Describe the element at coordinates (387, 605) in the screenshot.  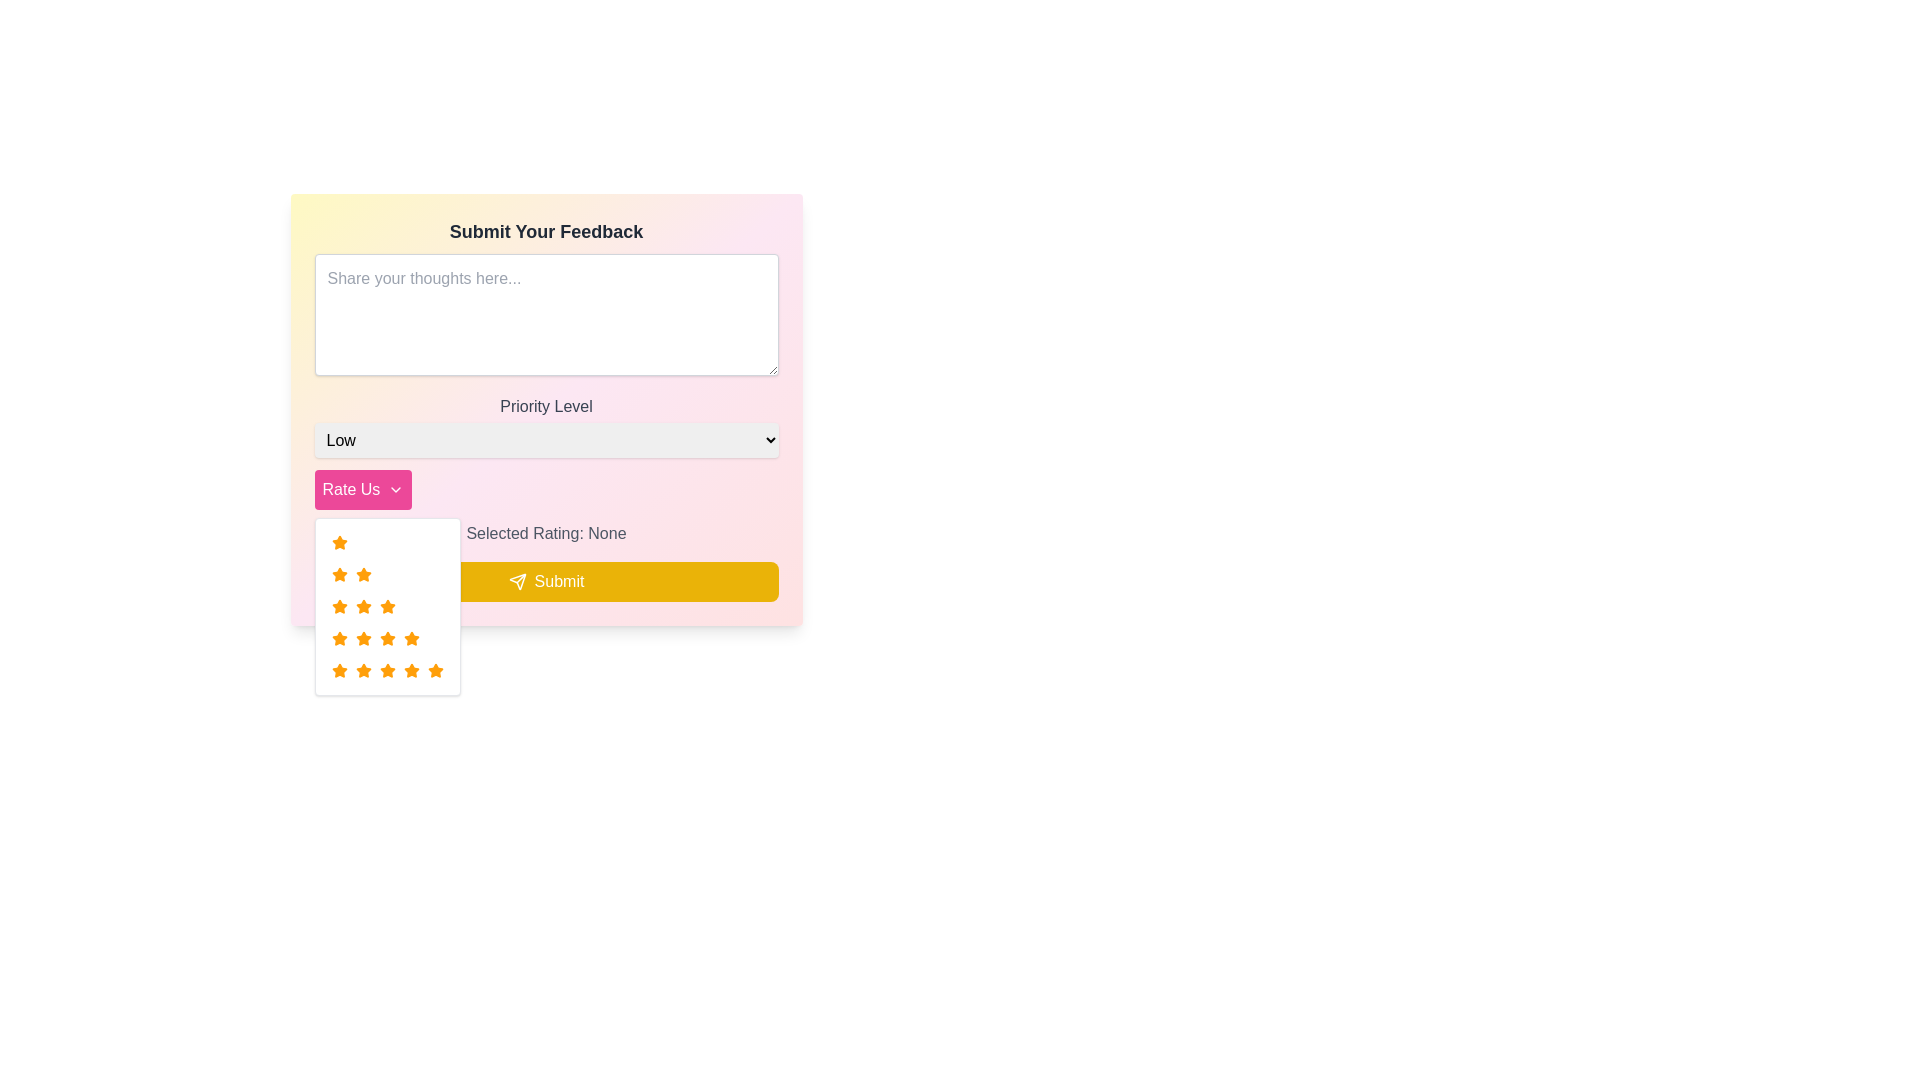
I see `over the three-star rating component located inside the dropdown panel below the 'Rate Us' button` at that location.